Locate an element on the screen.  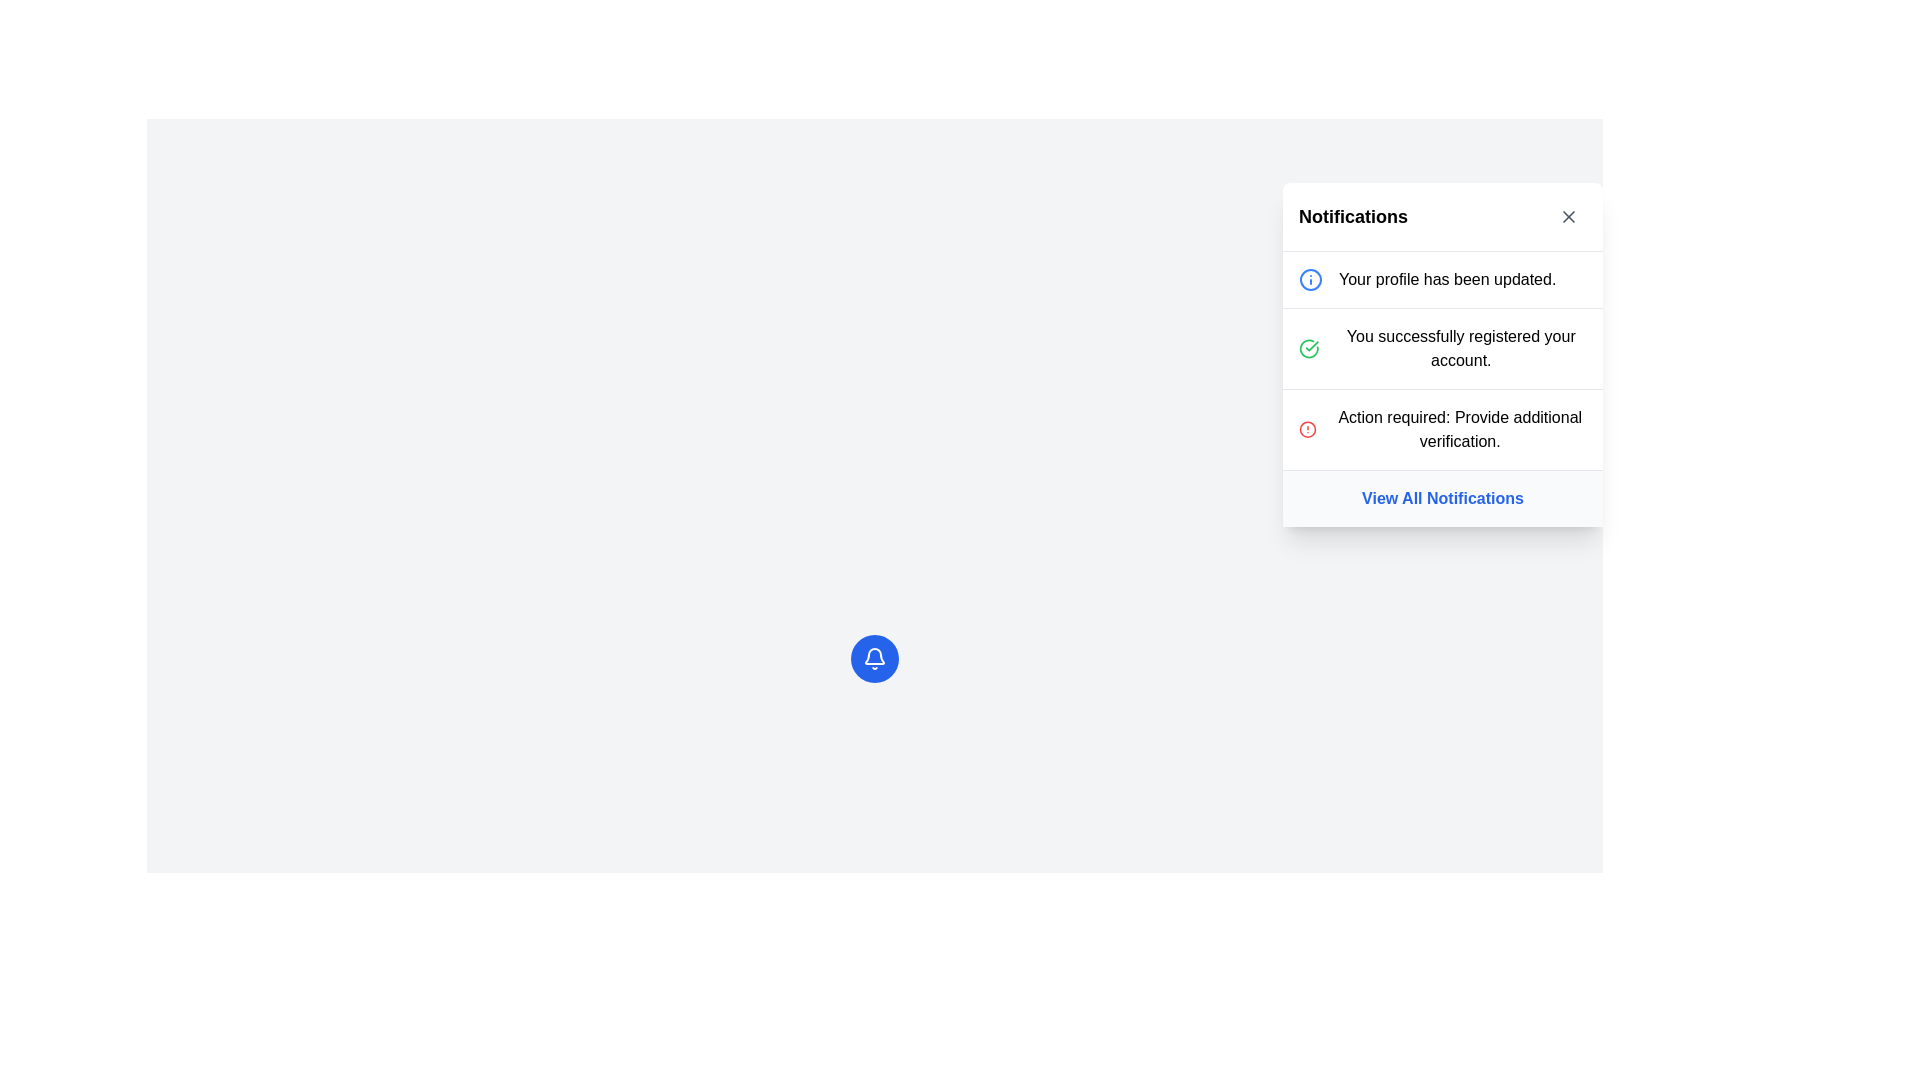
the text label that displays 'You successfully registered your account.' in the notification interface is located at coordinates (1461, 347).